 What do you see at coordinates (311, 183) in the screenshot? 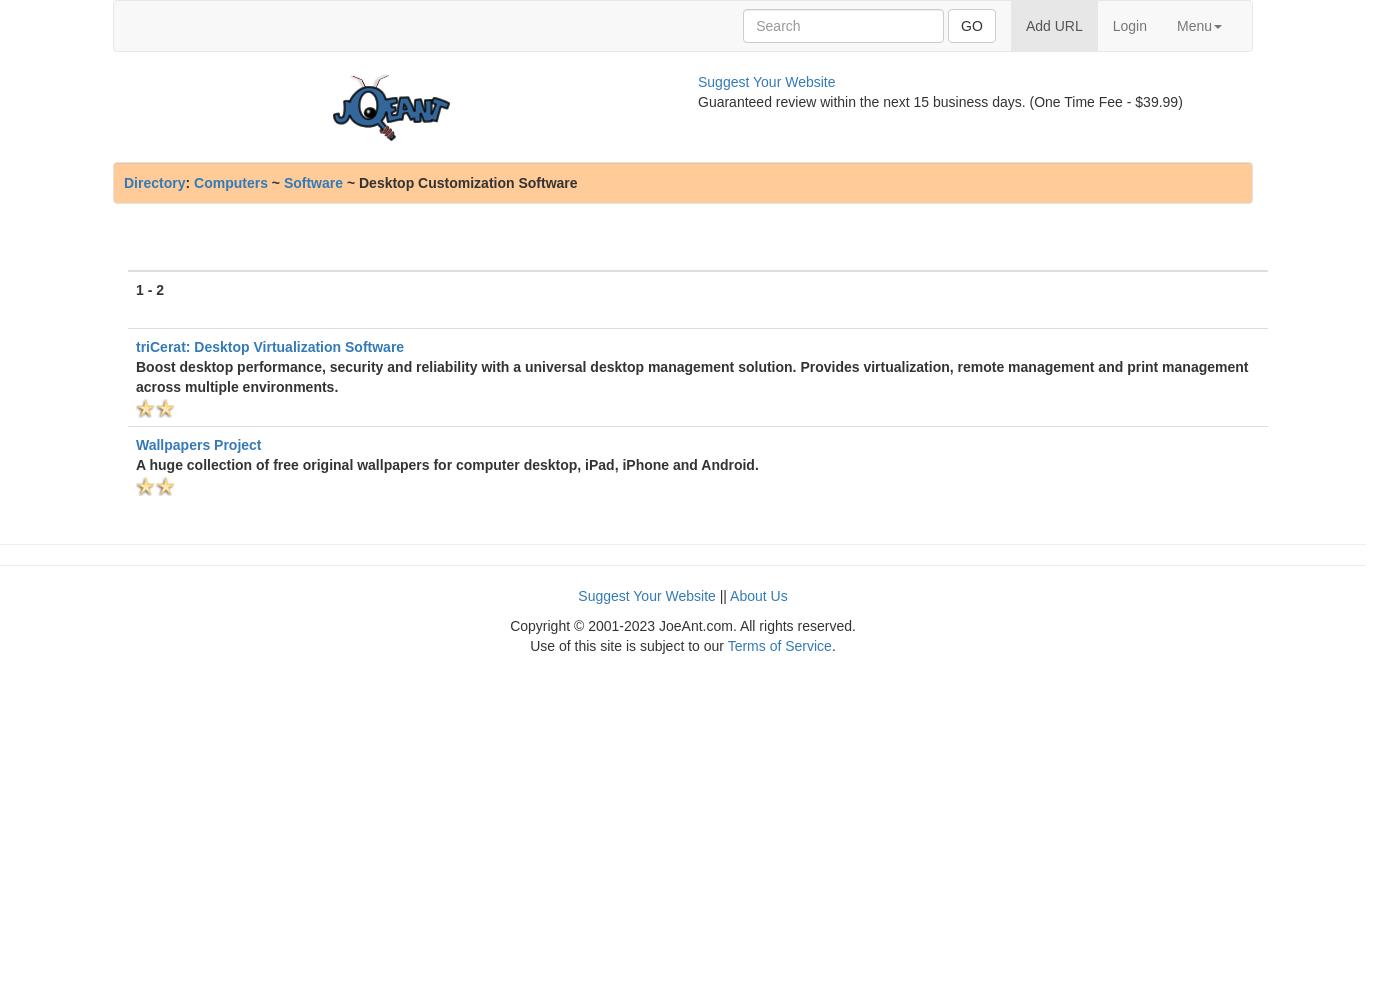
I see `'Software'` at bounding box center [311, 183].